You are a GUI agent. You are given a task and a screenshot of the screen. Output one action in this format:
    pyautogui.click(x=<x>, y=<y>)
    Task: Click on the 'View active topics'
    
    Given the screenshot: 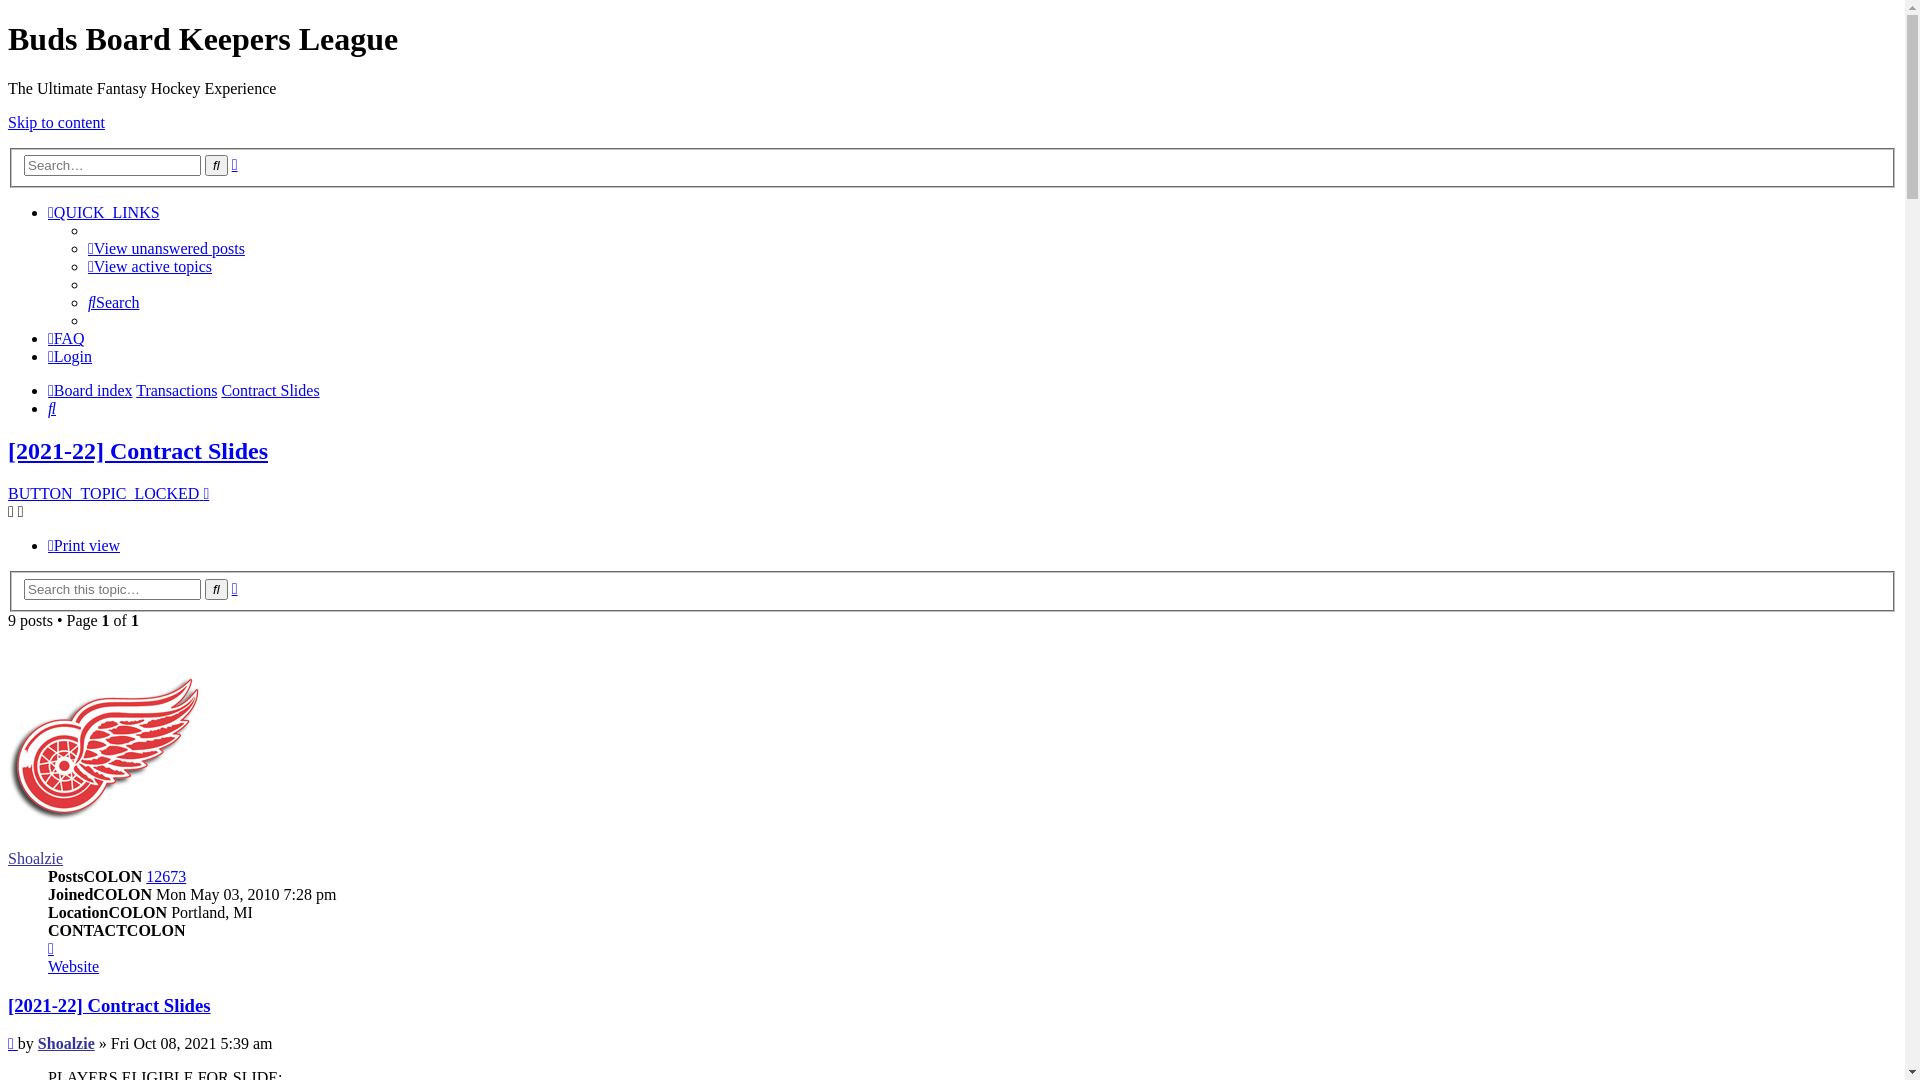 What is the action you would take?
    pyautogui.click(x=148, y=265)
    